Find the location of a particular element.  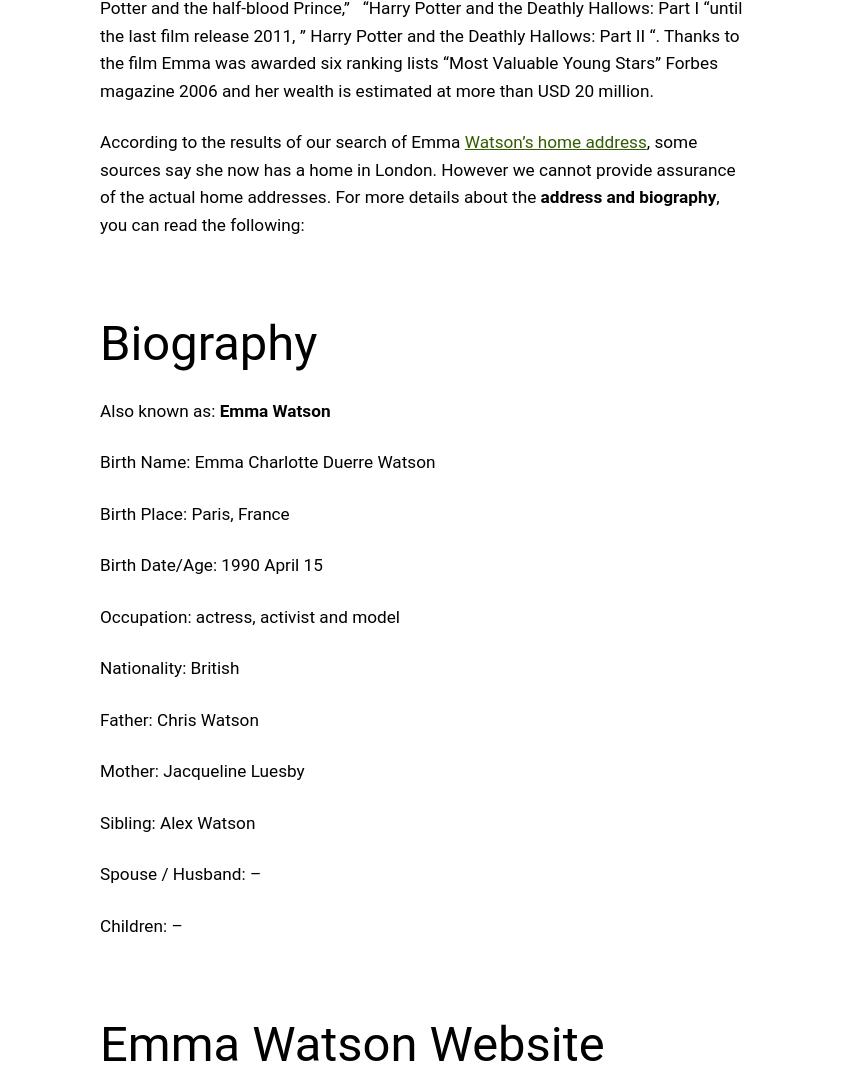

'Sibling: Alex Watson' is located at coordinates (176, 822).